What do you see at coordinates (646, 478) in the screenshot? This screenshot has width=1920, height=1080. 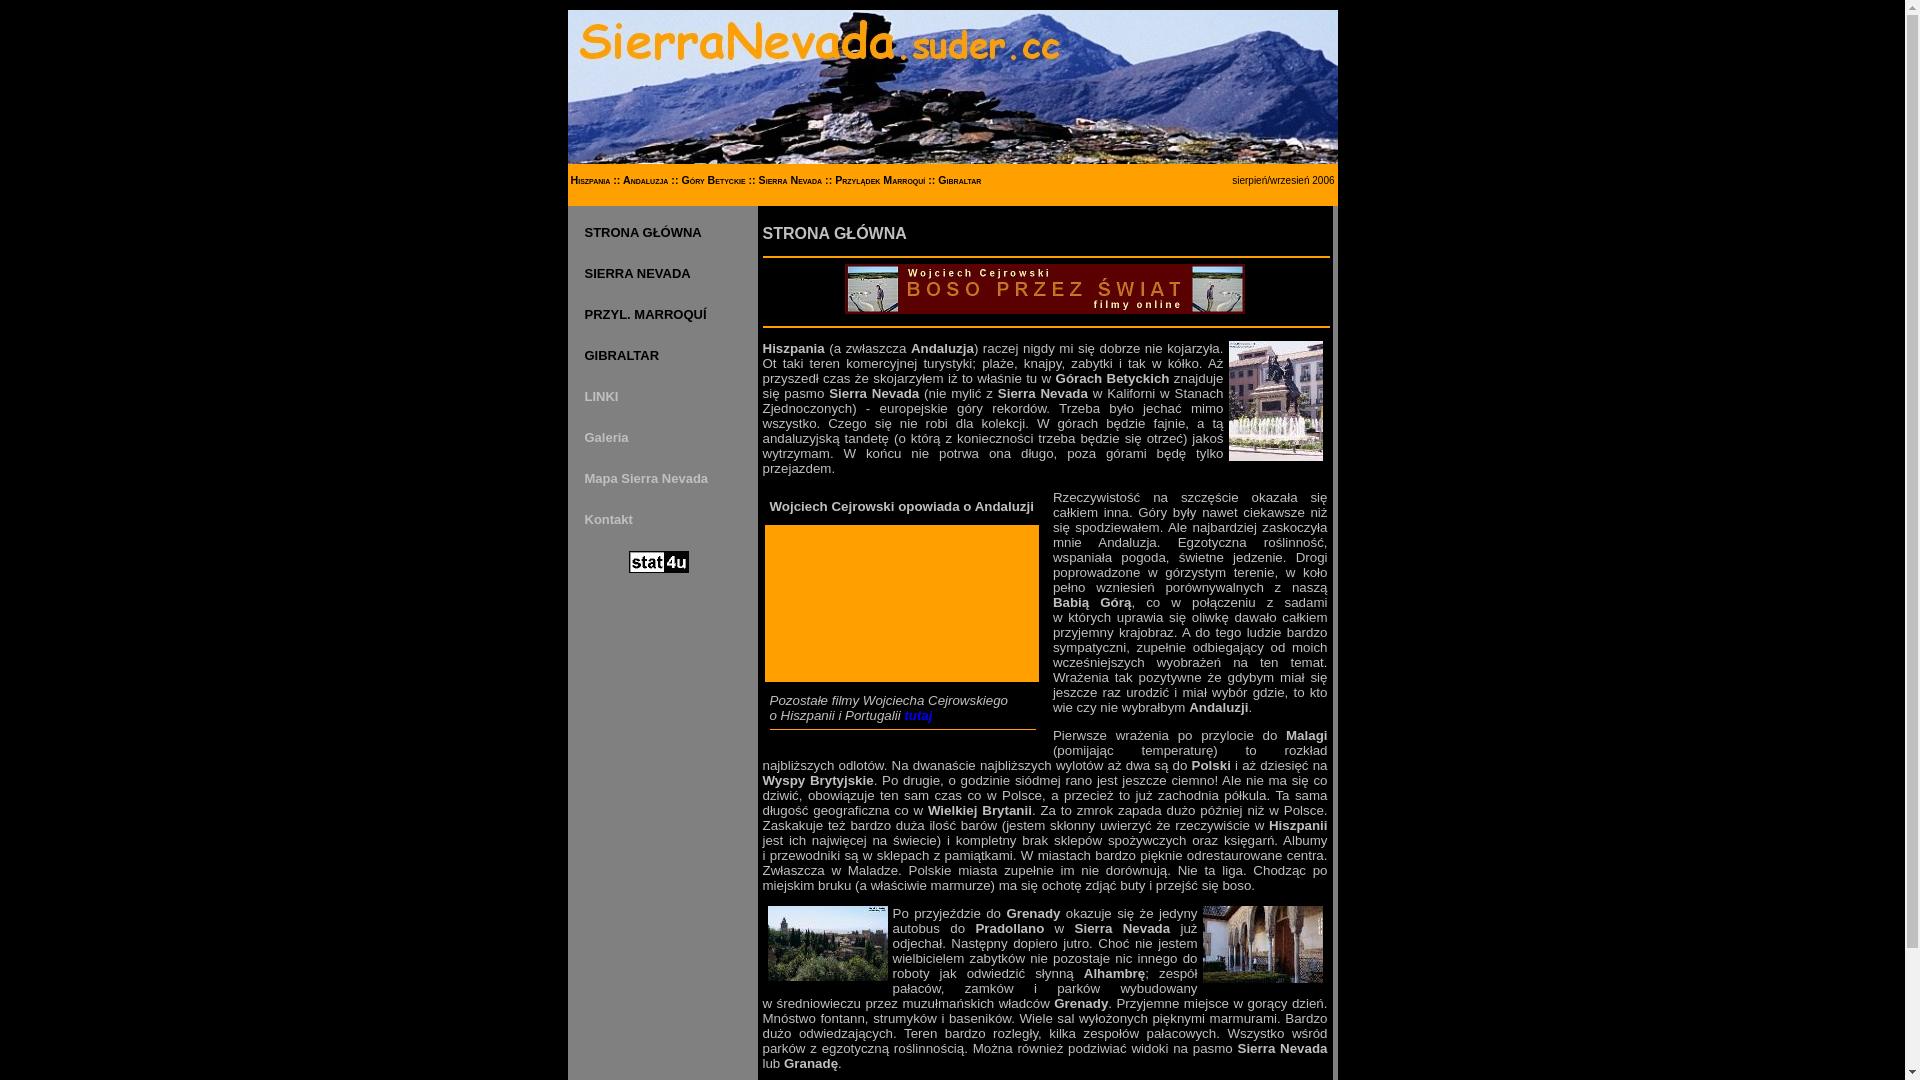 I see `'Mapa Sierra Nevada'` at bounding box center [646, 478].